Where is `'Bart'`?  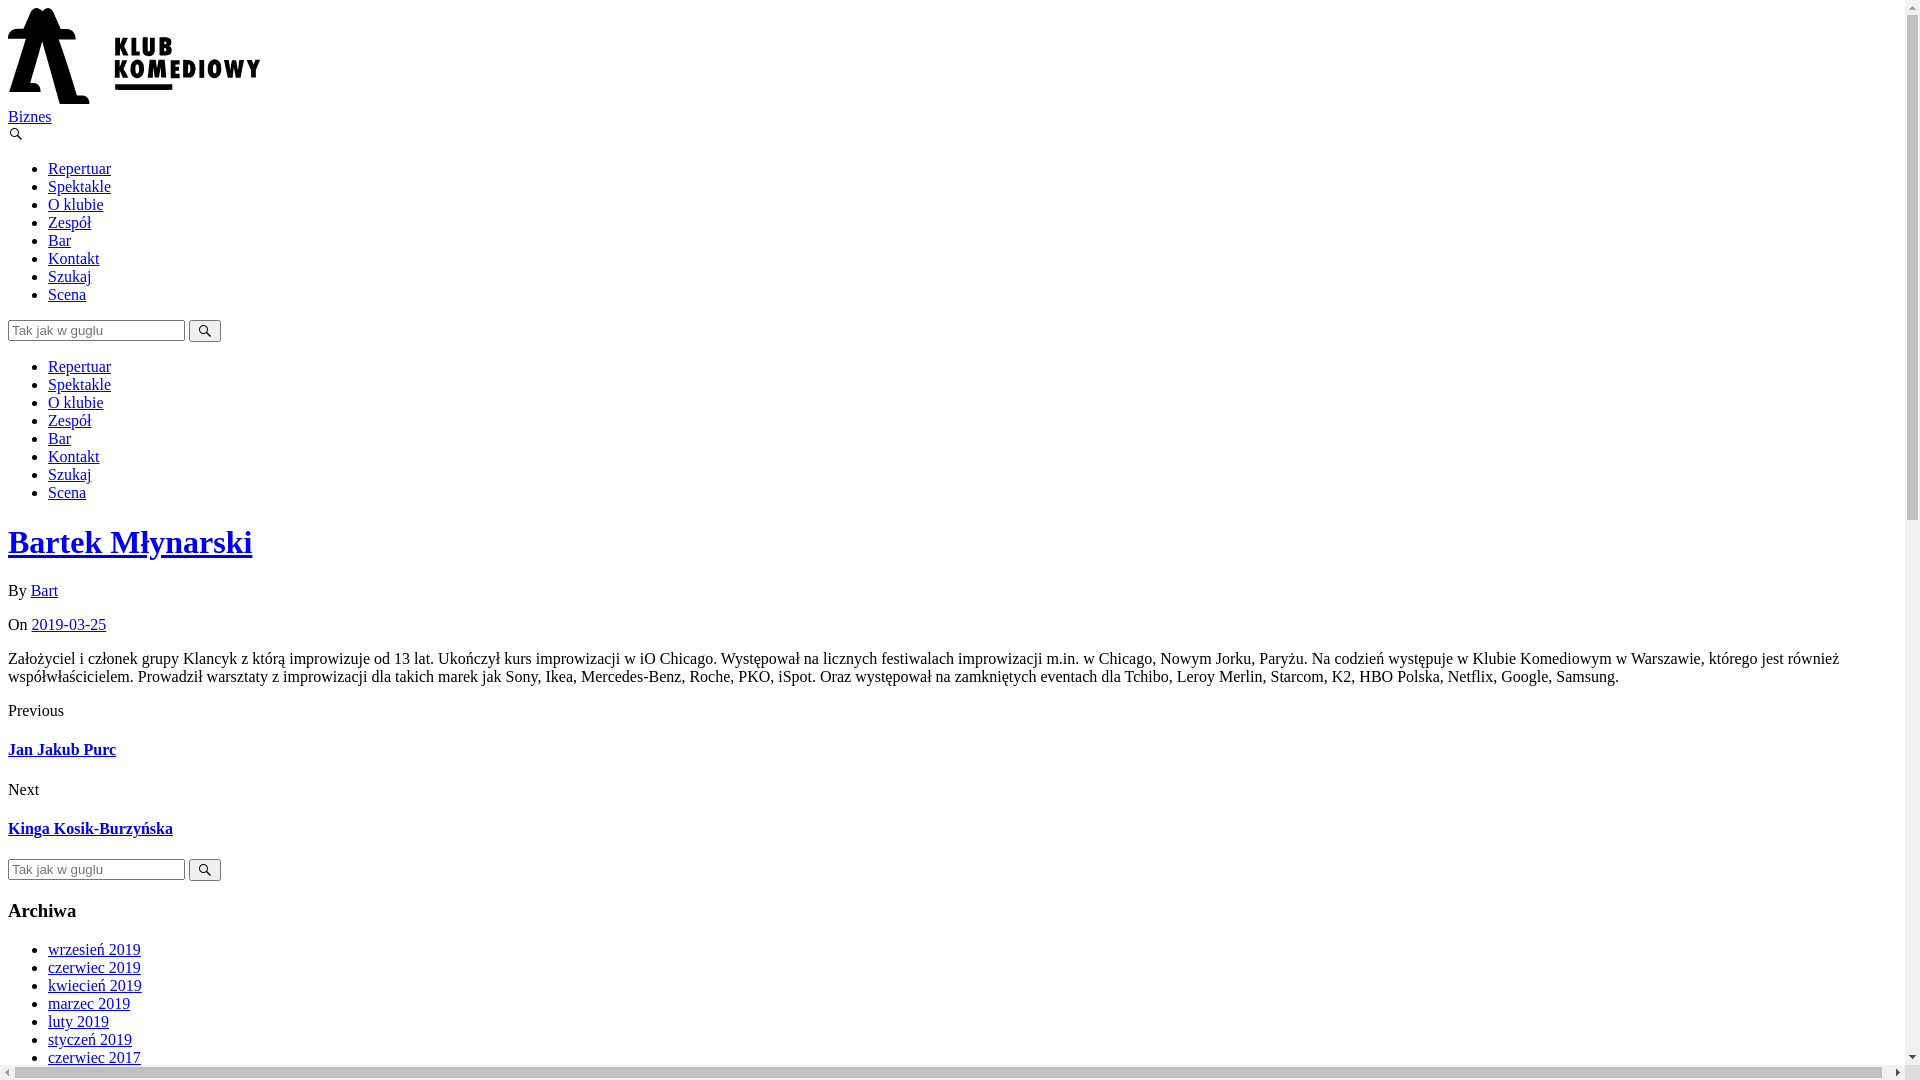 'Bart' is located at coordinates (44, 589).